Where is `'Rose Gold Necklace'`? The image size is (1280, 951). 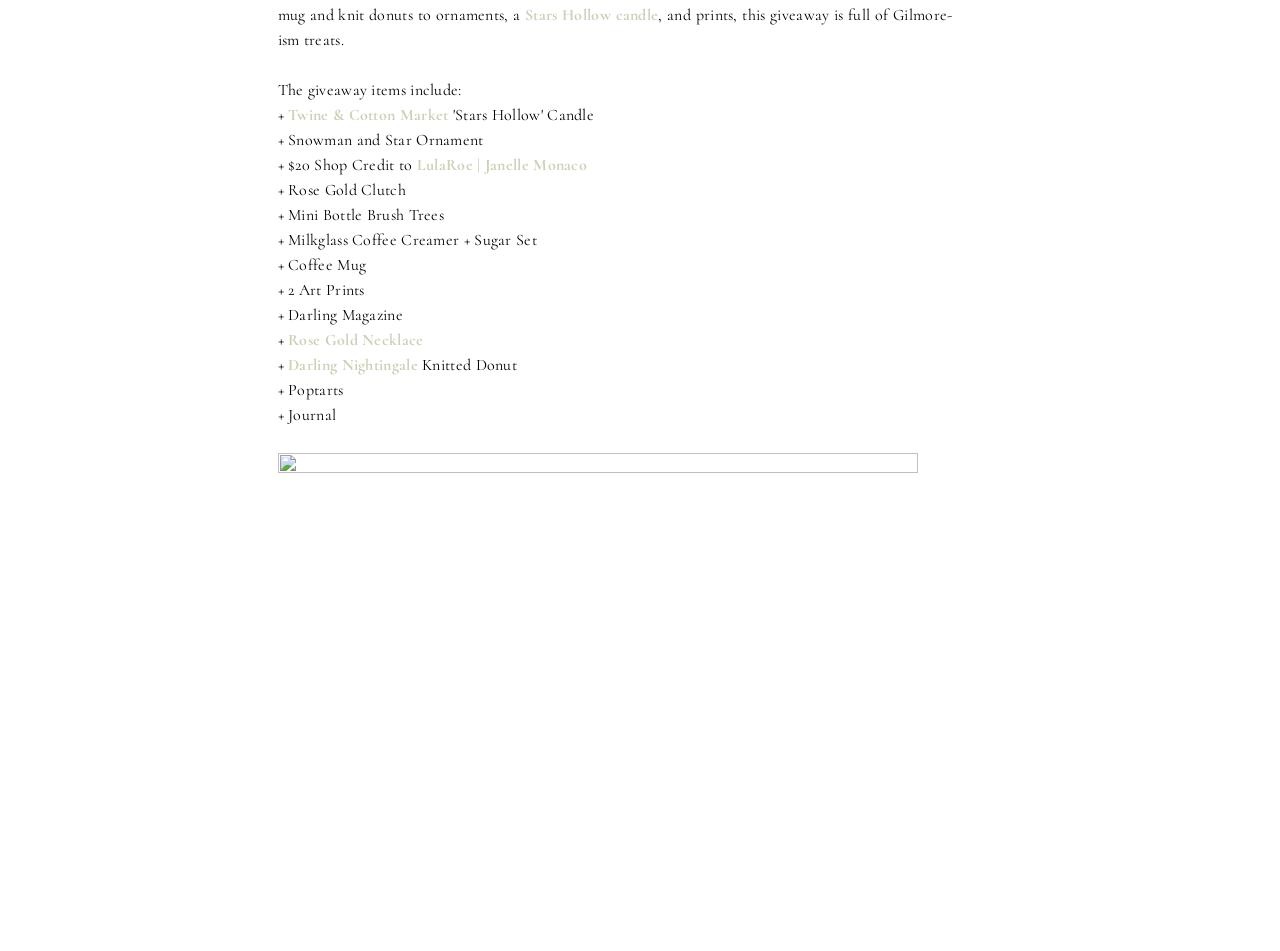 'Rose Gold Necklace' is located at coordinates (355, 339).